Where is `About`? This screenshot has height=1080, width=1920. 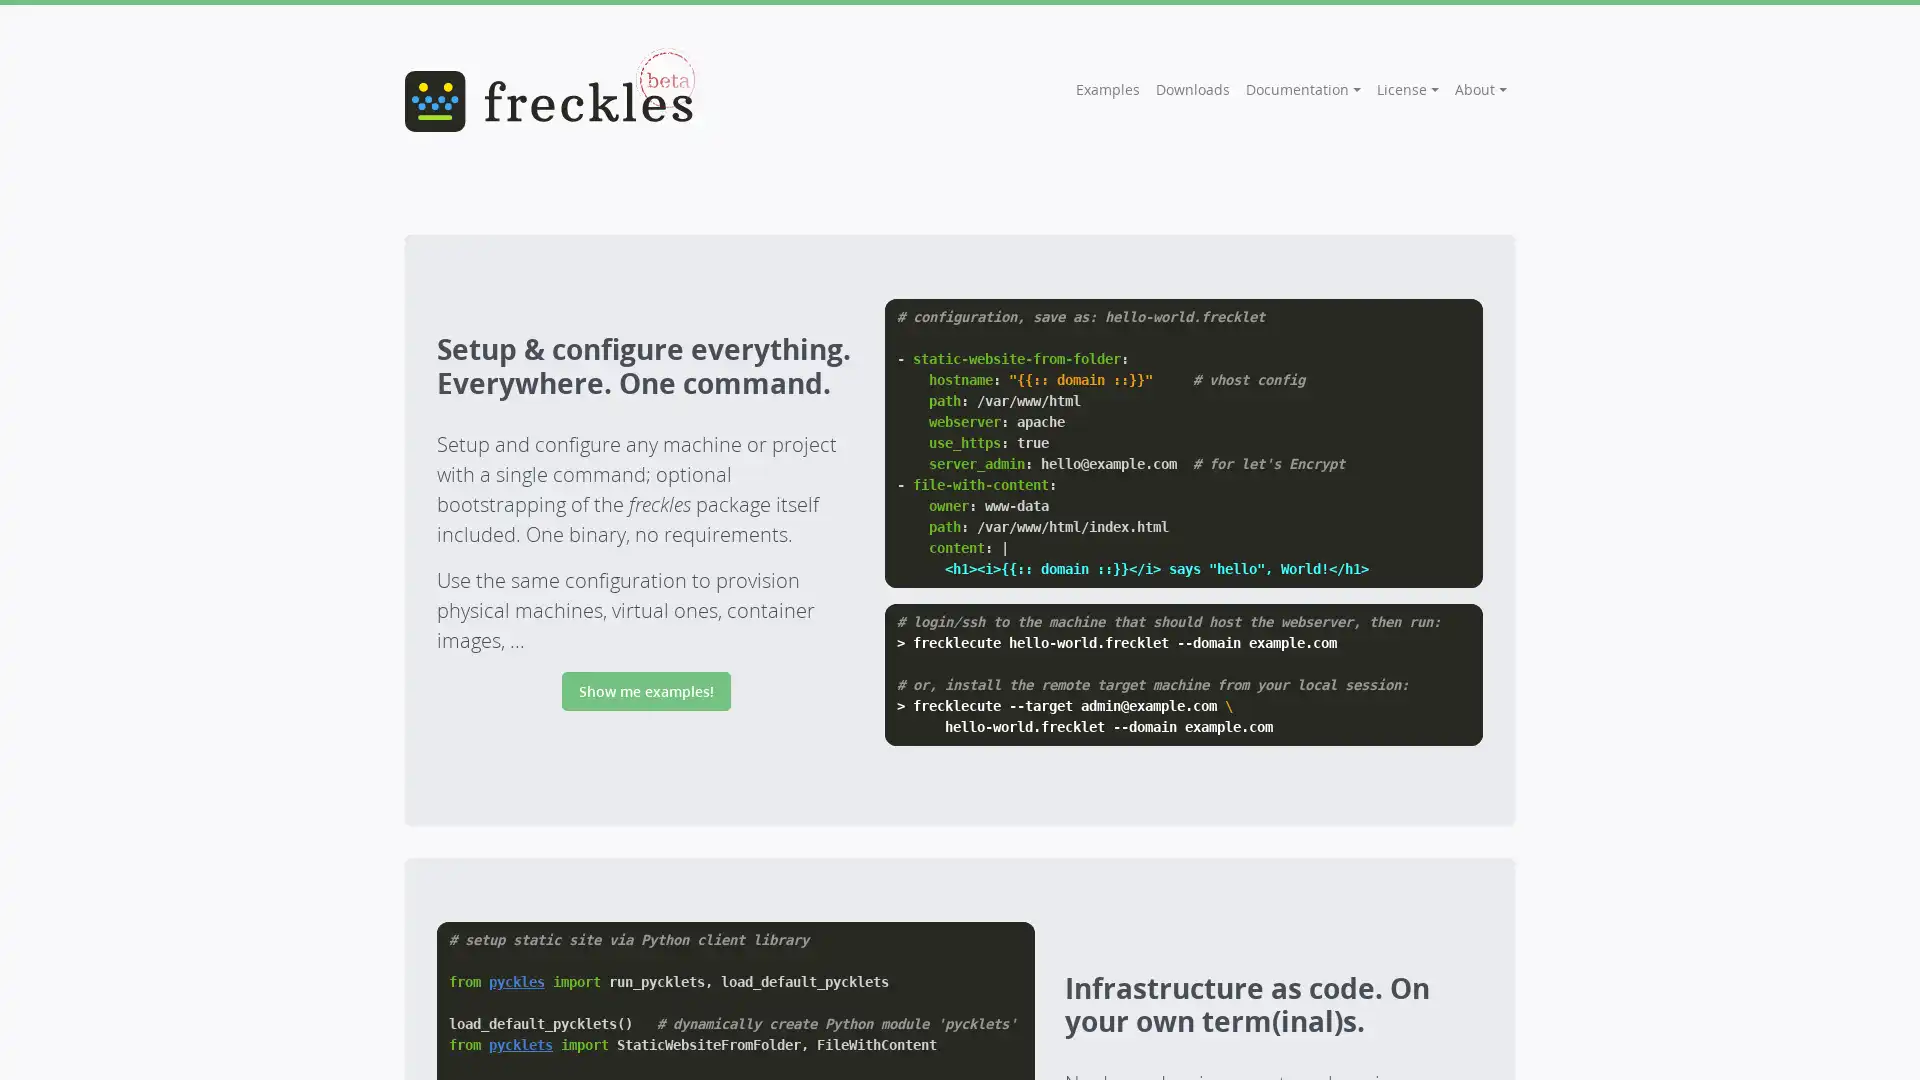 About is located at coordinates (1481, 88).